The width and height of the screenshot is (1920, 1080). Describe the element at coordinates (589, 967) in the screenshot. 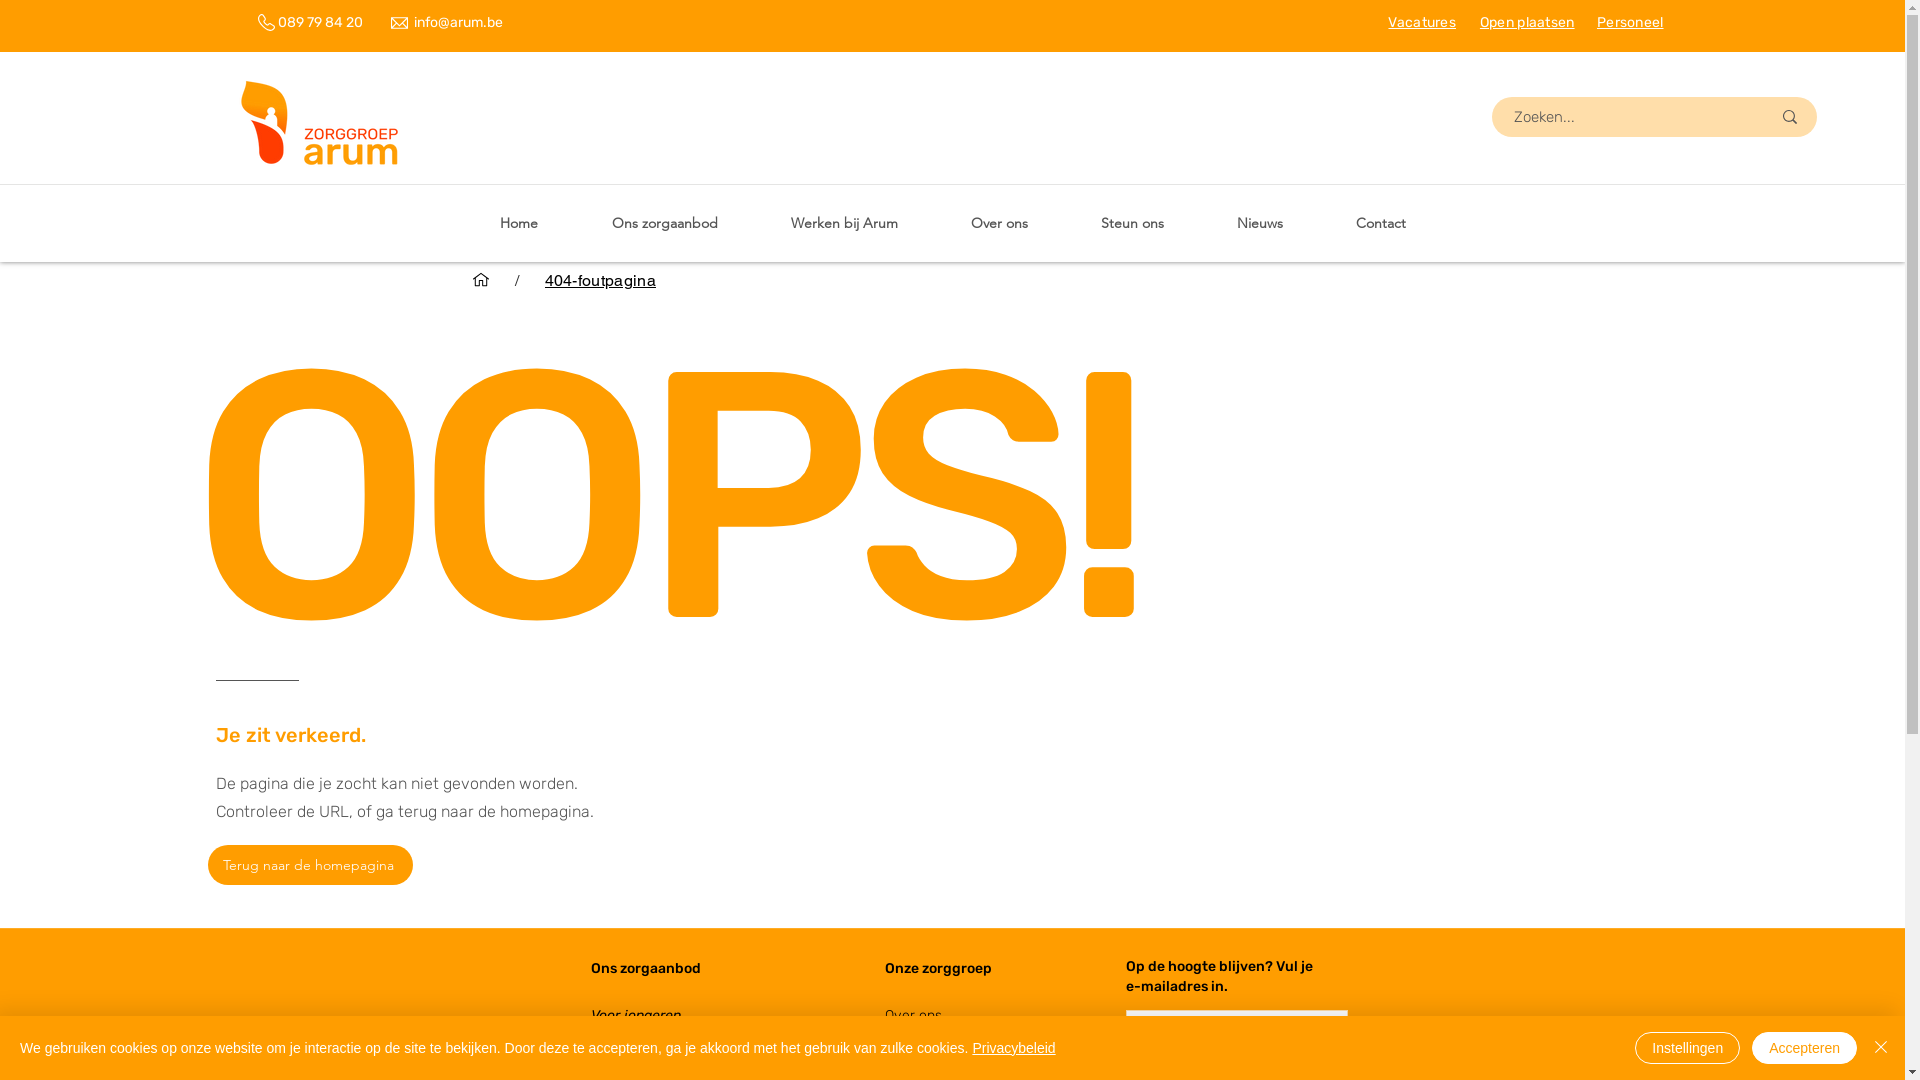

I see `'Ons zorgaanbod'` at that location.